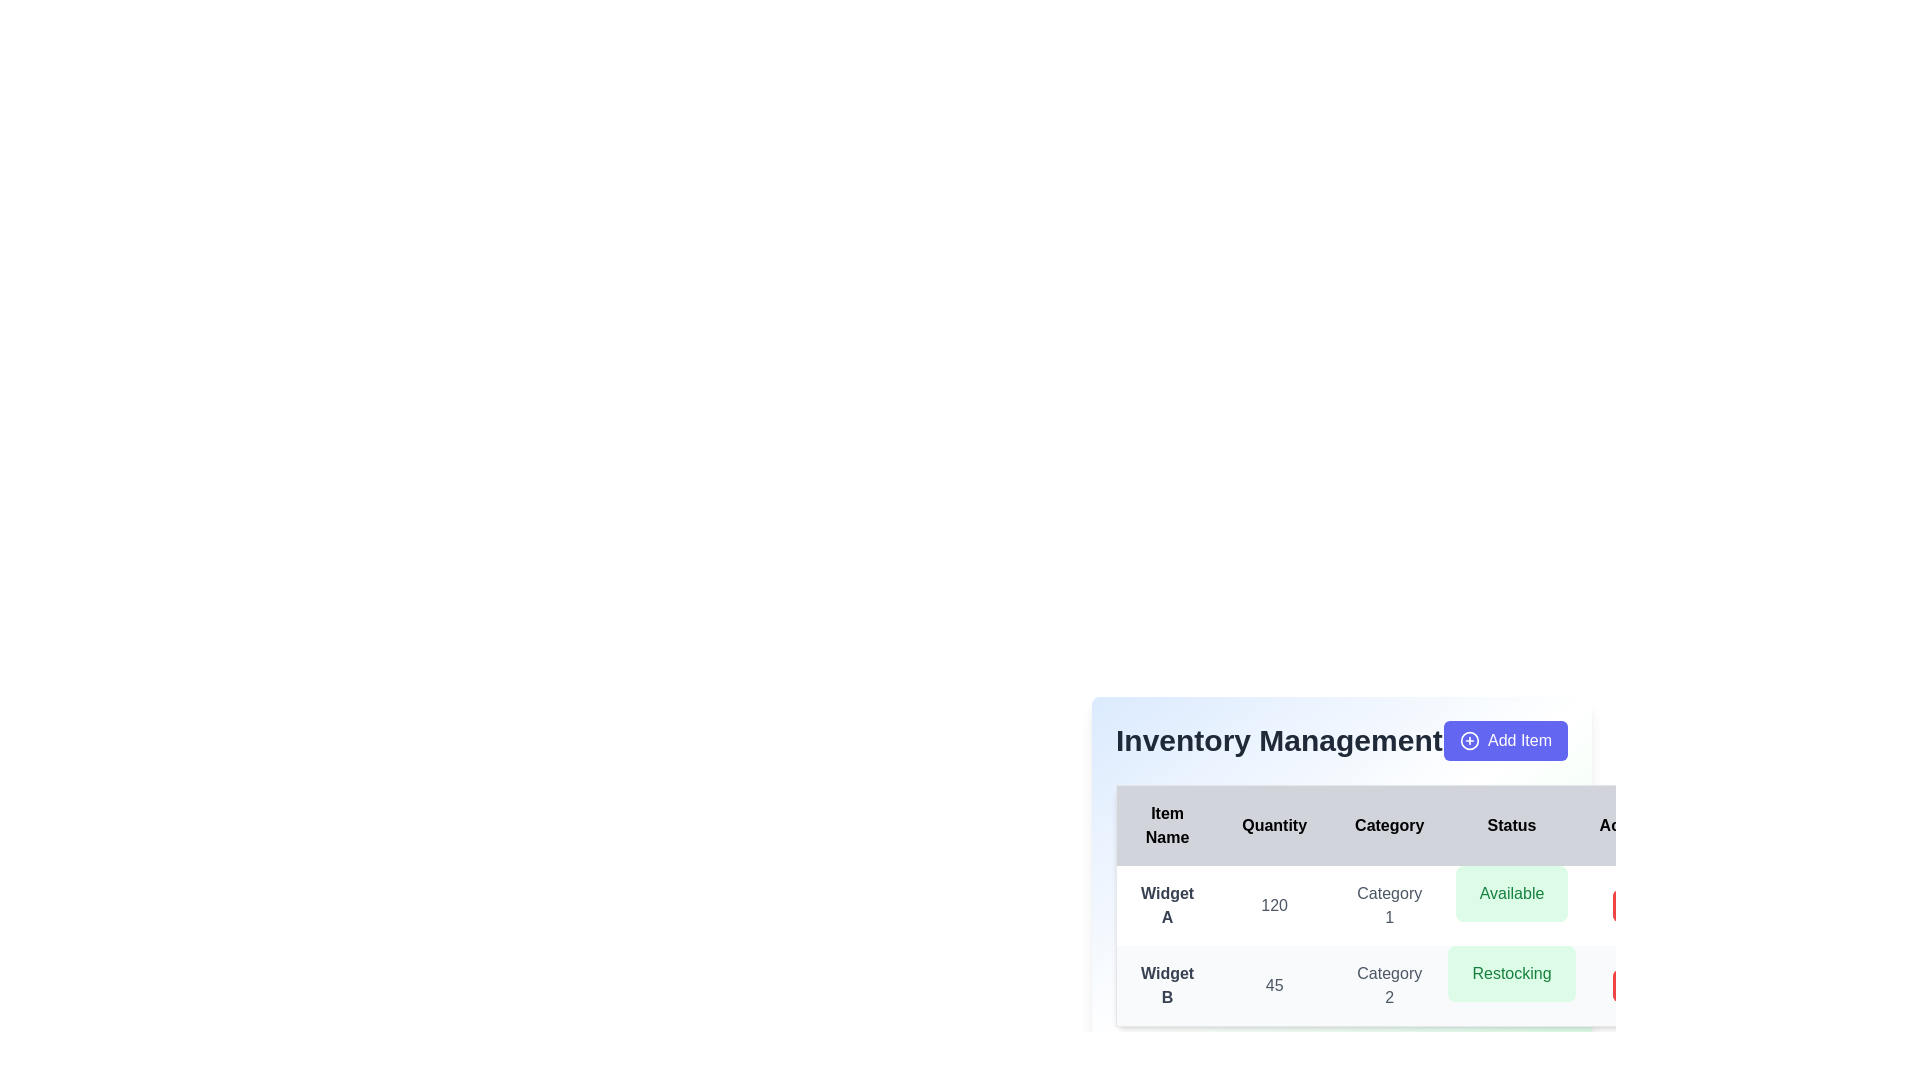 This screenshot has height=1080, width=1920. What do you see at coordinates (1628, 985) in the screenshot?
I see `the second action button` at bounding box center [1628, 985].